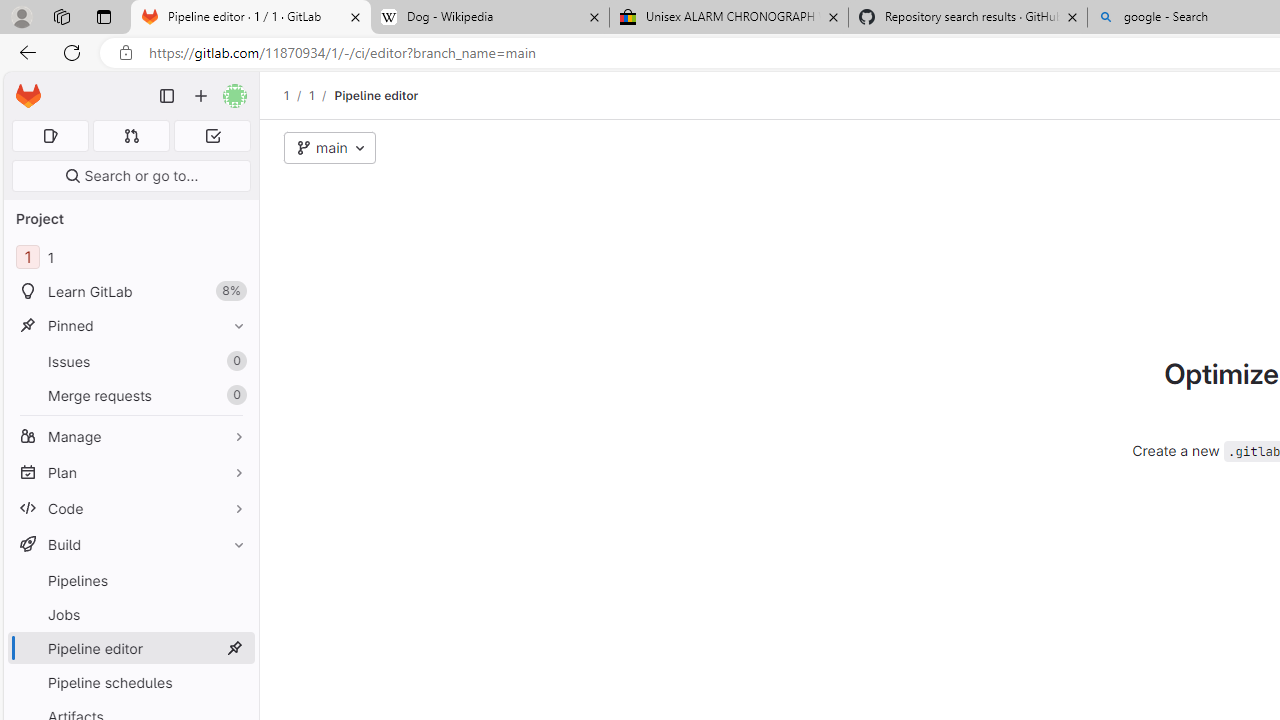  What do you see at coordinates (321, 95) in the screenshot?
I see `'1/'` at bounding box center [321, 95].